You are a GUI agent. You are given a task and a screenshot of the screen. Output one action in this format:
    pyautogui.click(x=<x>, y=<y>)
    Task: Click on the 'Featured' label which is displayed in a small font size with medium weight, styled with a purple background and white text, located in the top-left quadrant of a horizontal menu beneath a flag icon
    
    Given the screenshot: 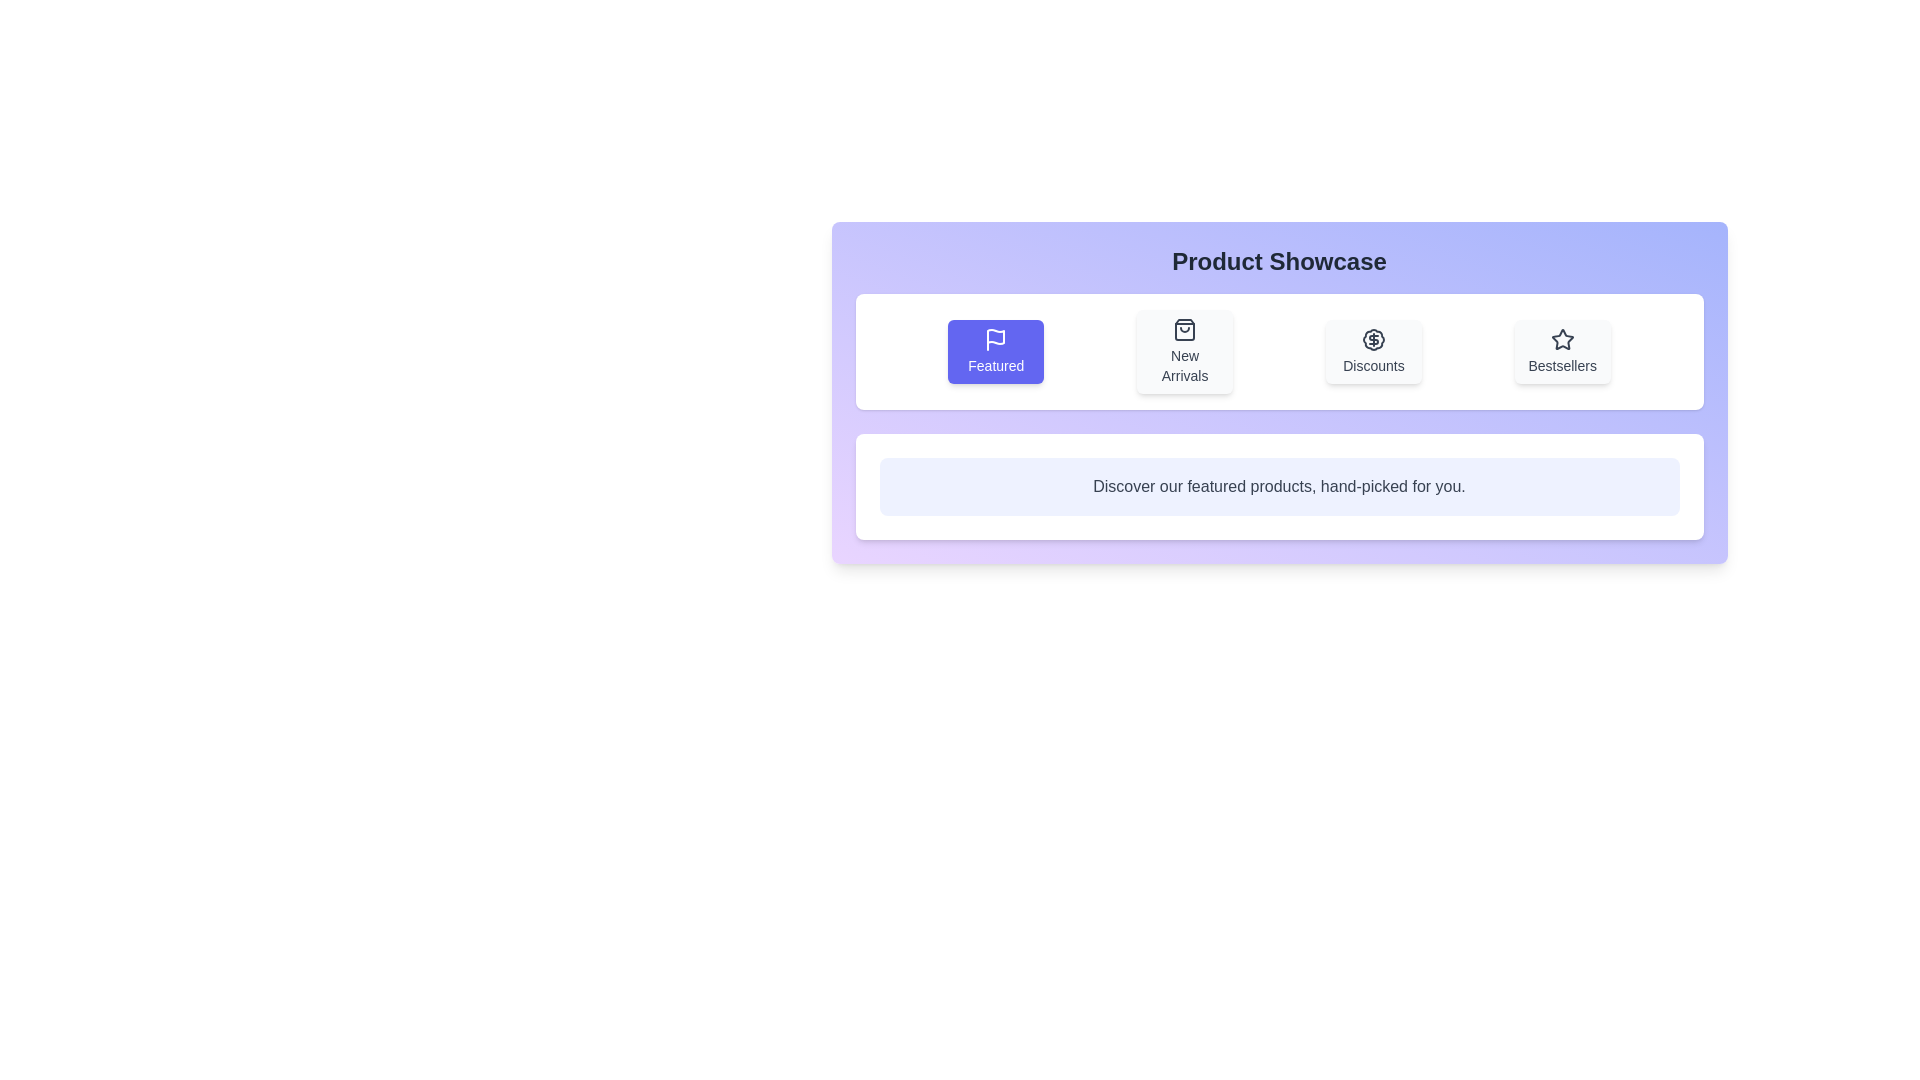 What is the action you would take?
    pyautogui.click(x=996, y=366)
    